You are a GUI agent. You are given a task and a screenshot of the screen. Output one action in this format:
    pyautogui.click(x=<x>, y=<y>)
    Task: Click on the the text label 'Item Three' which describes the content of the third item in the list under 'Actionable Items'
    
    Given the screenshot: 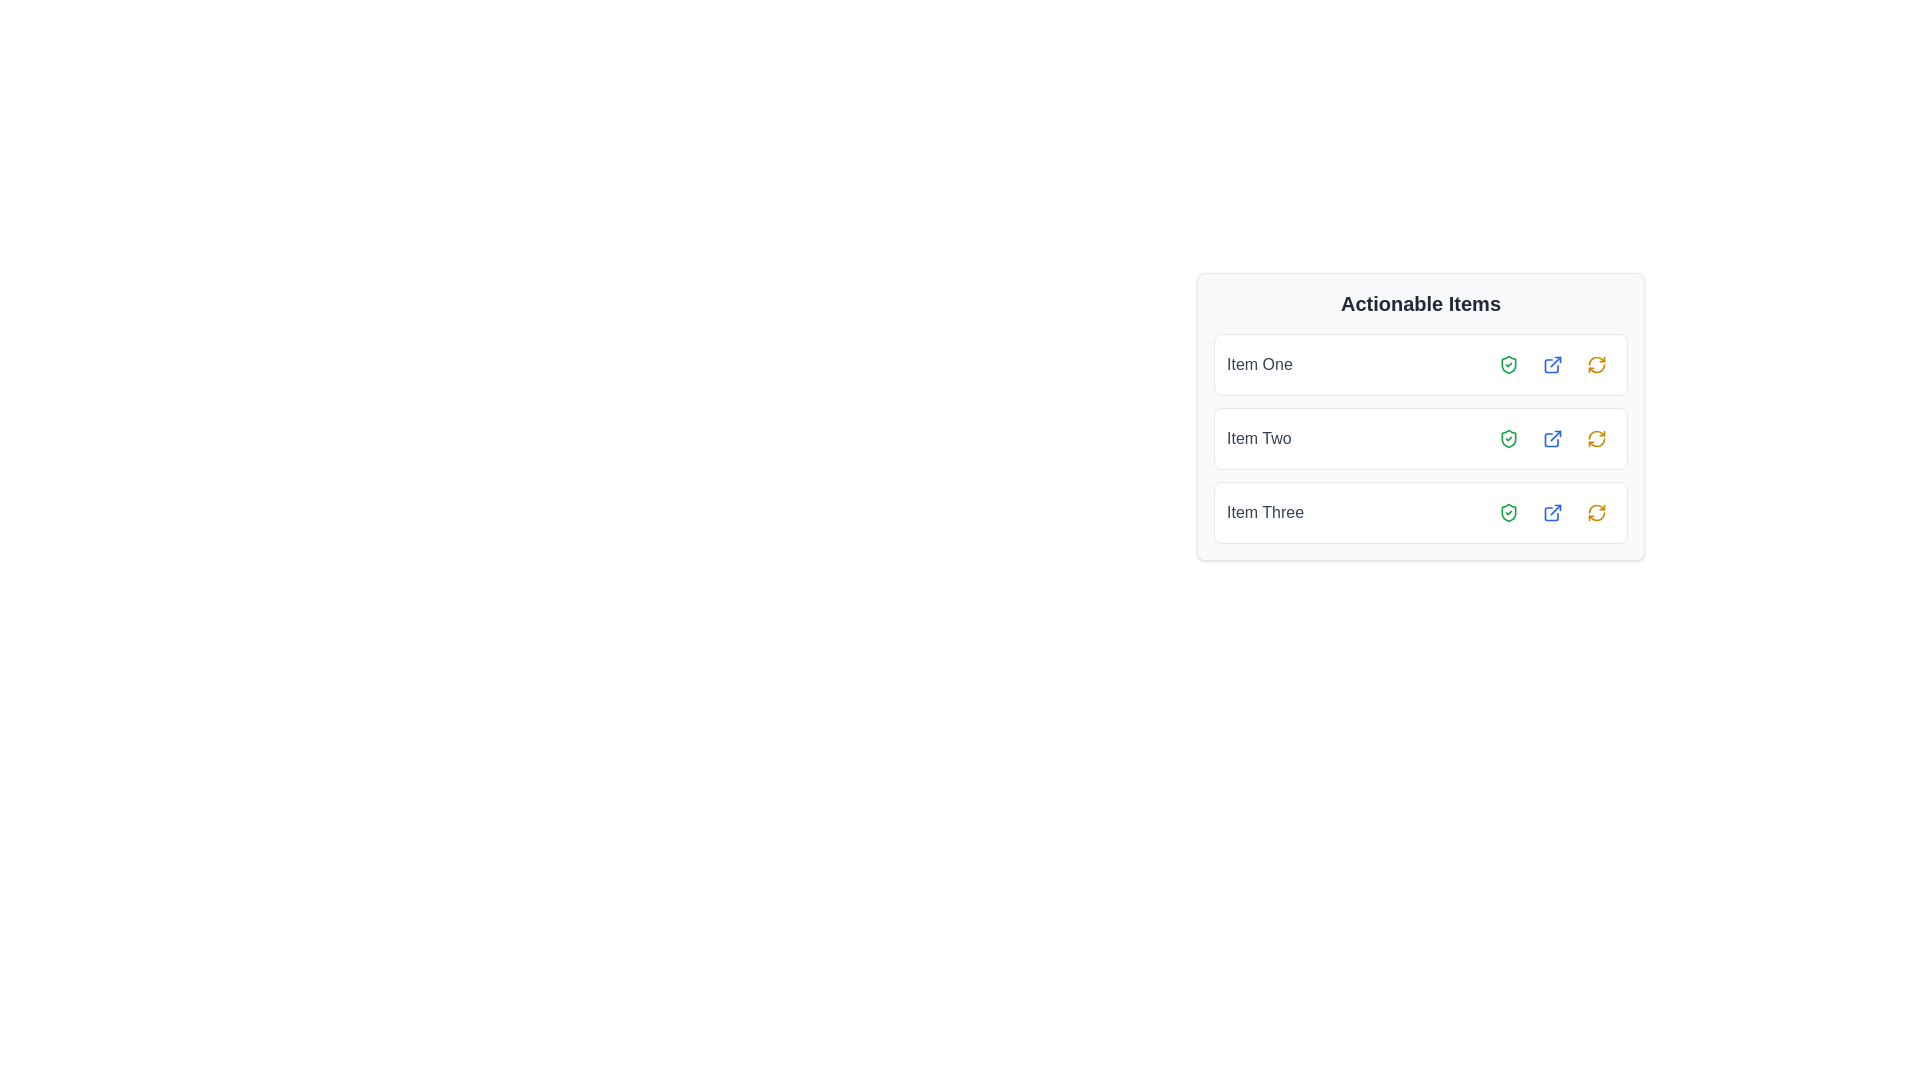 What is the action you would take?
    pyautogui.click(x=1264, y=512)
    